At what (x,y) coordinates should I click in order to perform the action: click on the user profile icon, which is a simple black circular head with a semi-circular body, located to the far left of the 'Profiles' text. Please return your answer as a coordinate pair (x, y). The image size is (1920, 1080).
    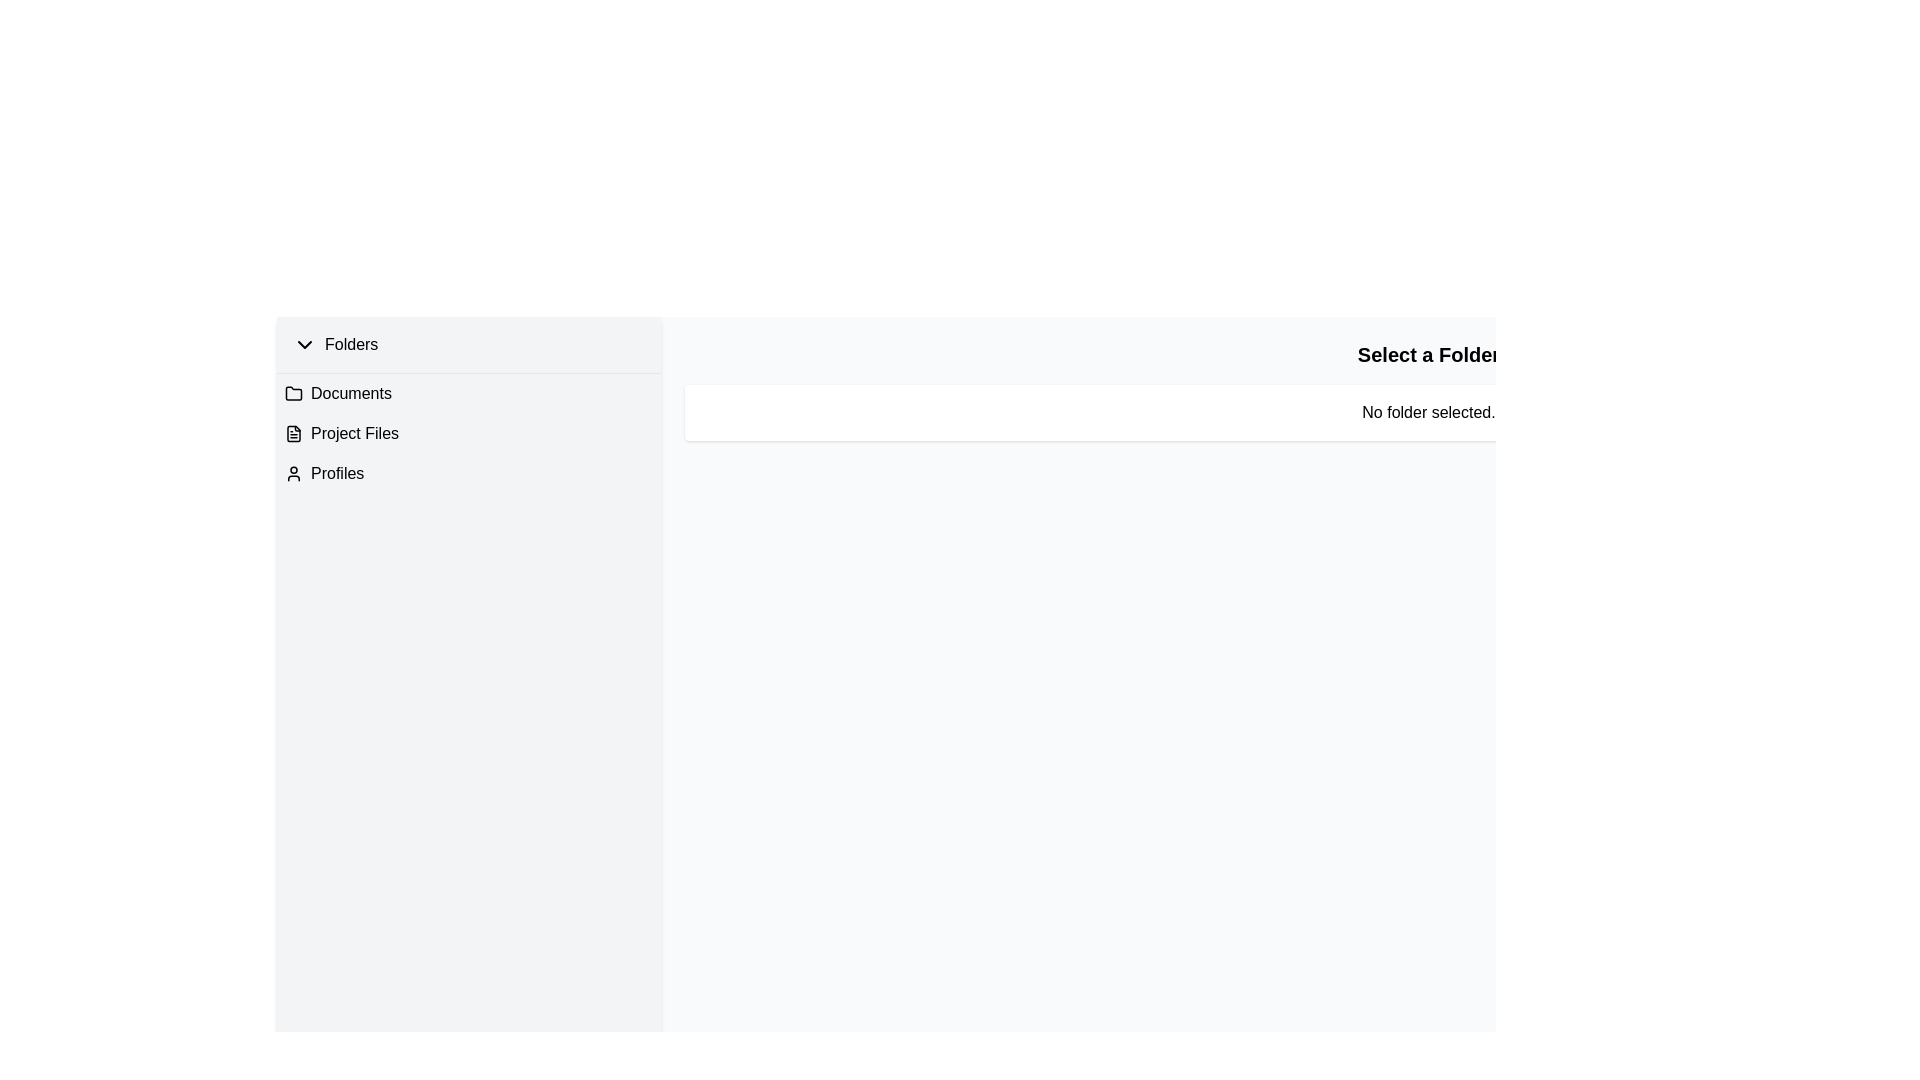
    Looking at the image, I should click on (292, 474).